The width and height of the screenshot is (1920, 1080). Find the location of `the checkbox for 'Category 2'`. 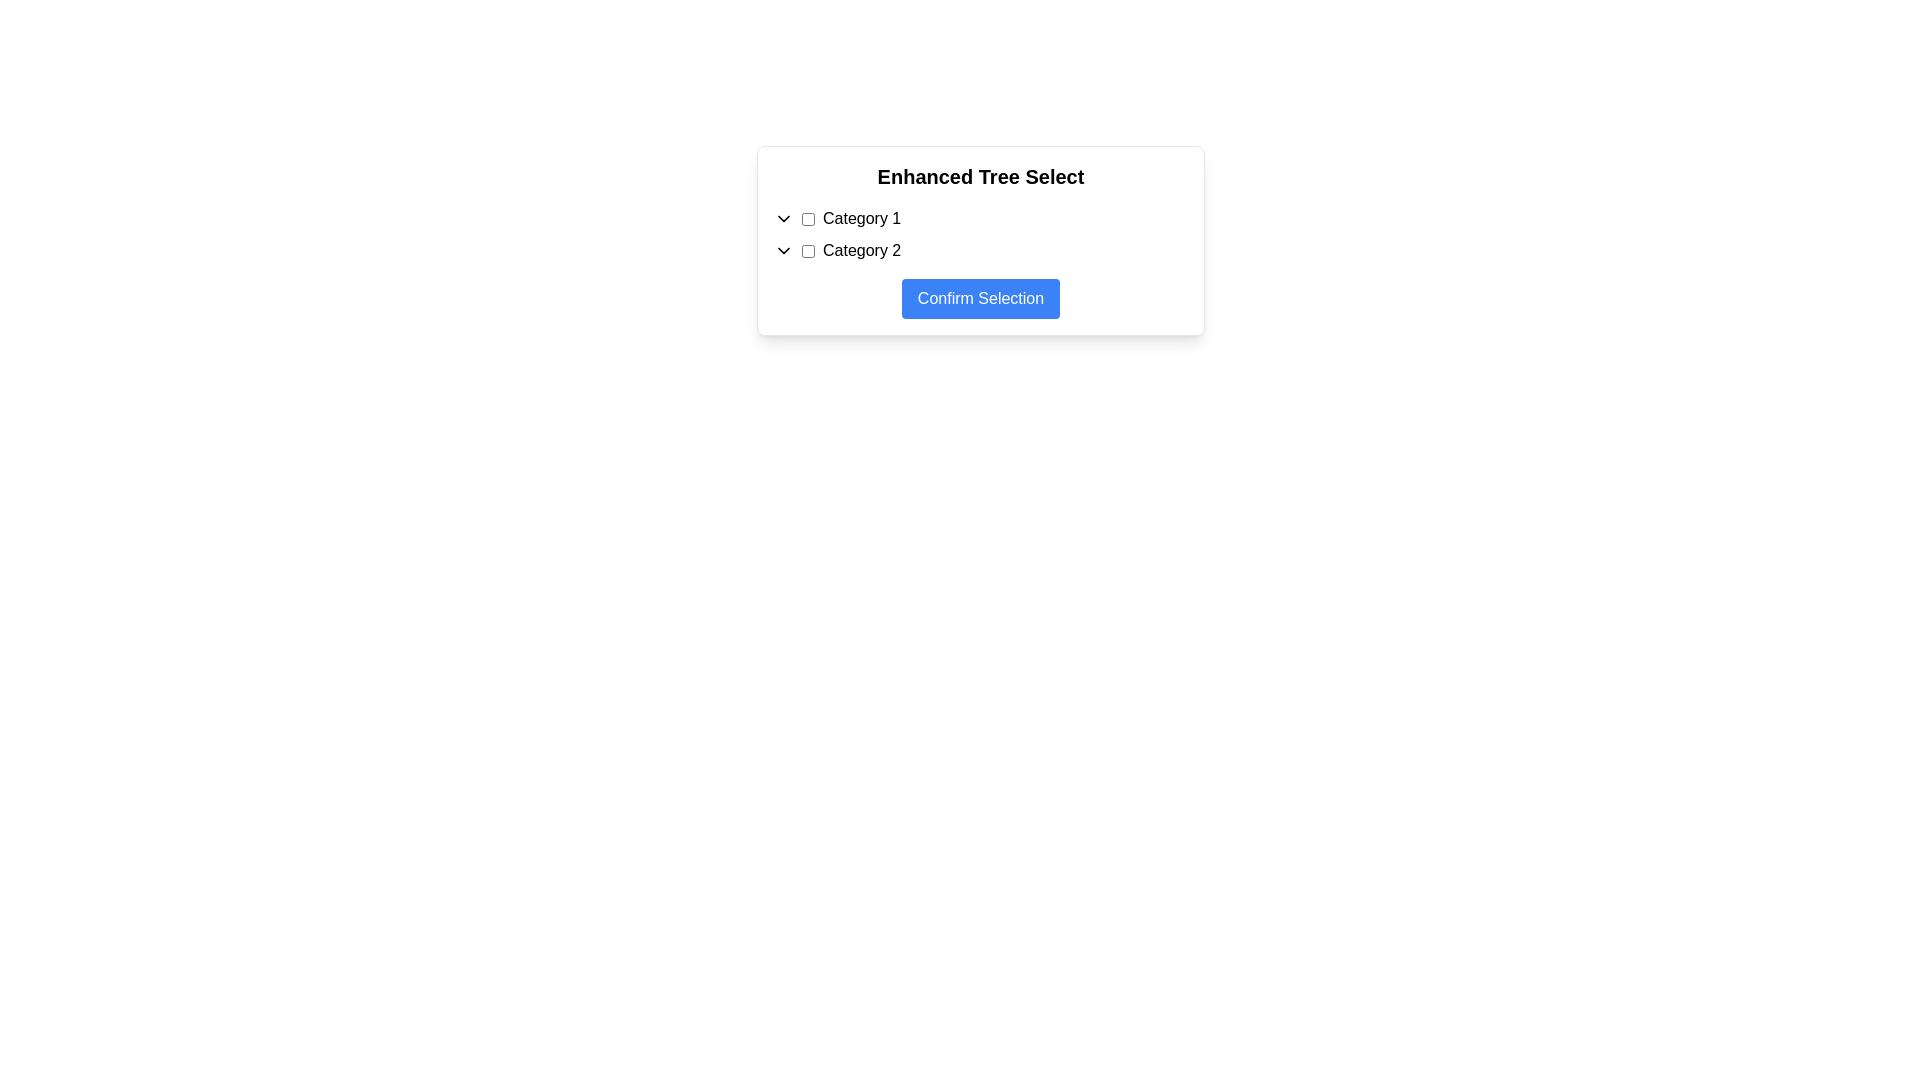

the checkbox for 'Category 2' is located at coordinates (808, 249).